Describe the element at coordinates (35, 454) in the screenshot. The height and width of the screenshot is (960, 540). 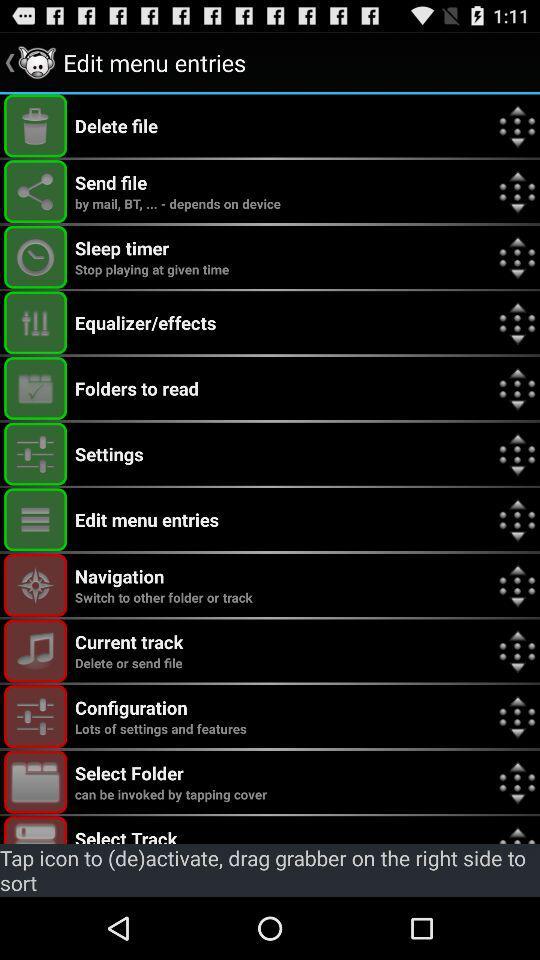
I see `settings button` at that location.